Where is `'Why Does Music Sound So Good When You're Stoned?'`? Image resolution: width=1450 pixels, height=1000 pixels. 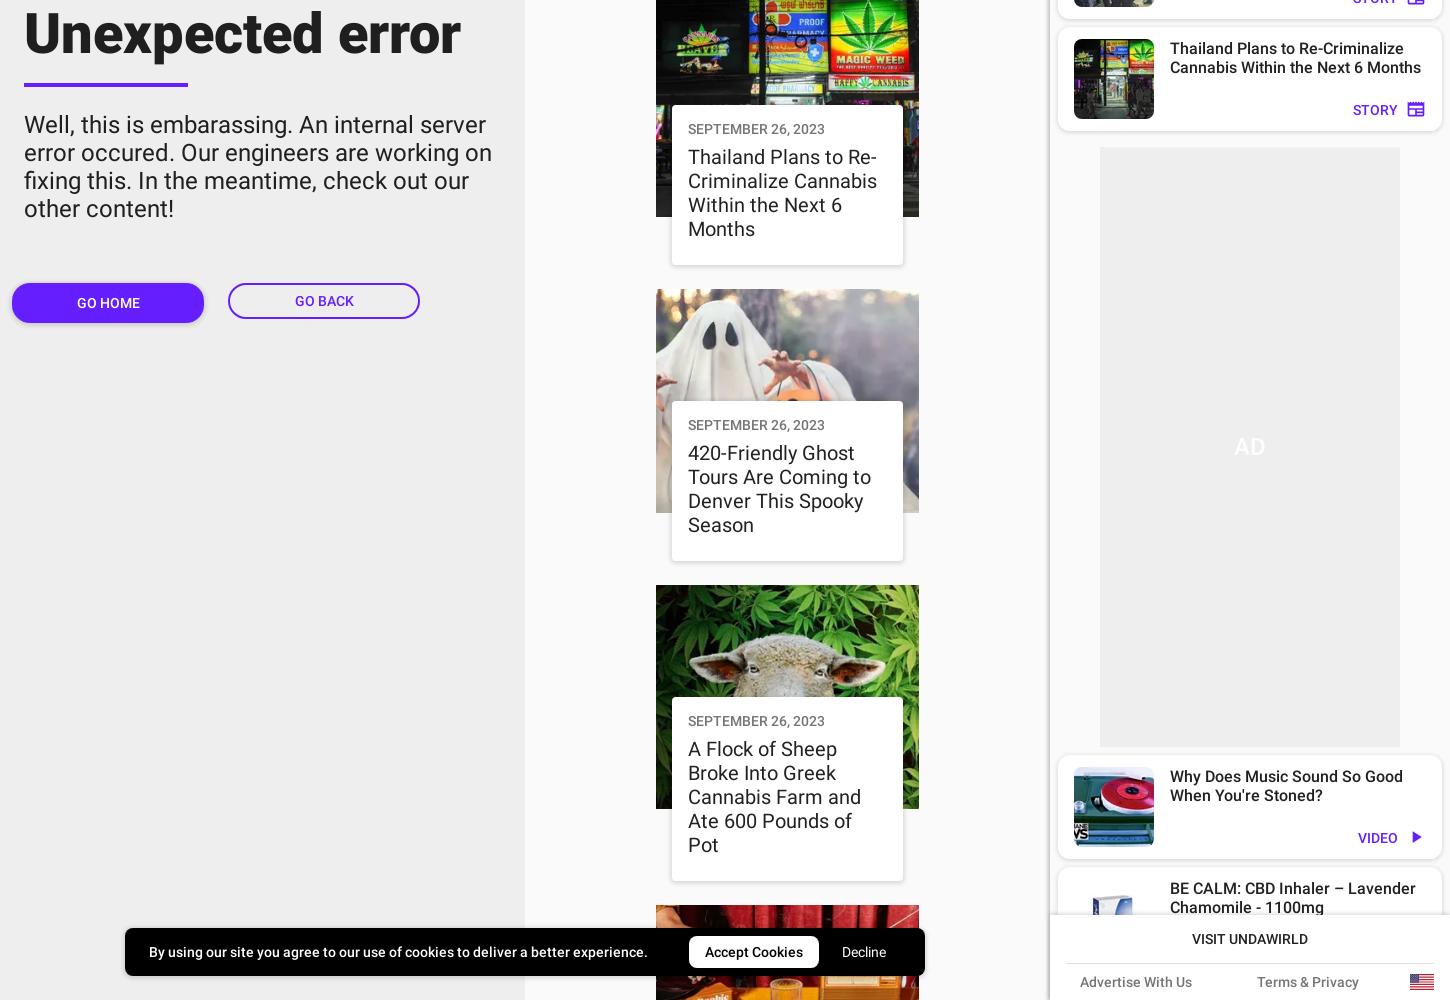
'Why Does Music Sound So Good When You're Stoned?' is located at coordinates (1288, 786).